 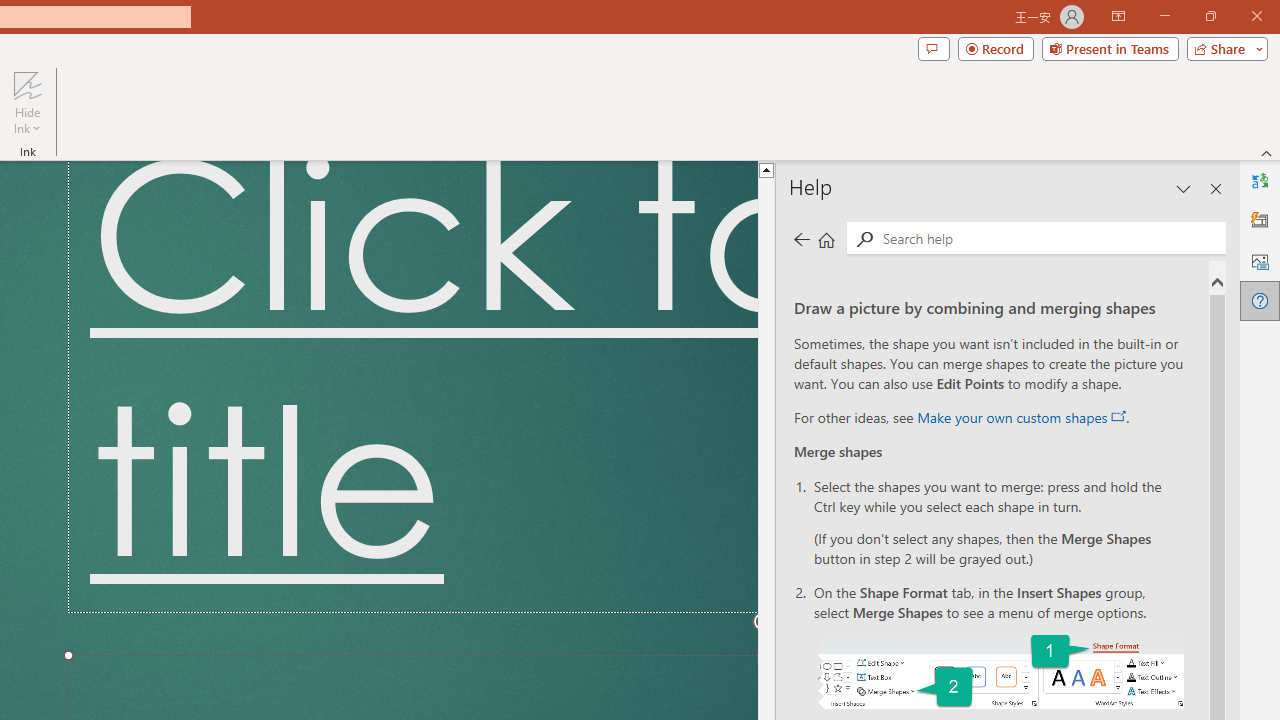 I want to click on 'Hide Ink', so click(x=27, y=103).